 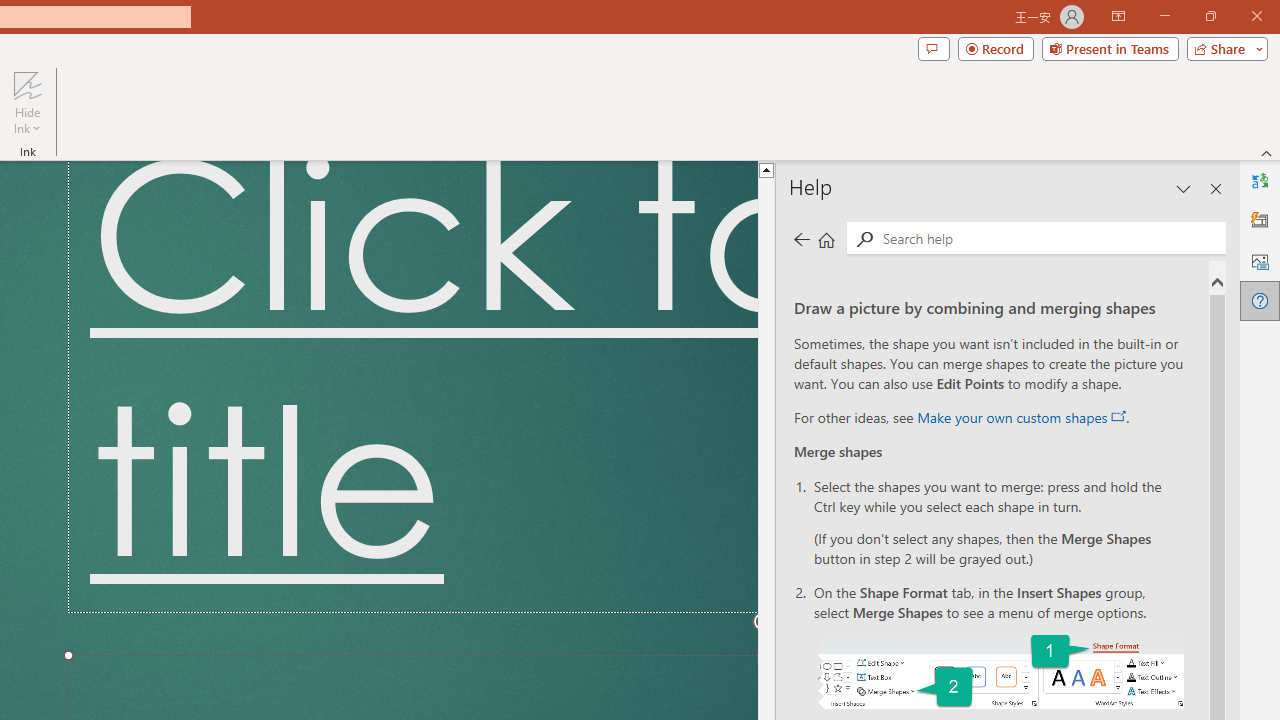 I want to click on 'Hide Ink', so click(x=27, y=103).